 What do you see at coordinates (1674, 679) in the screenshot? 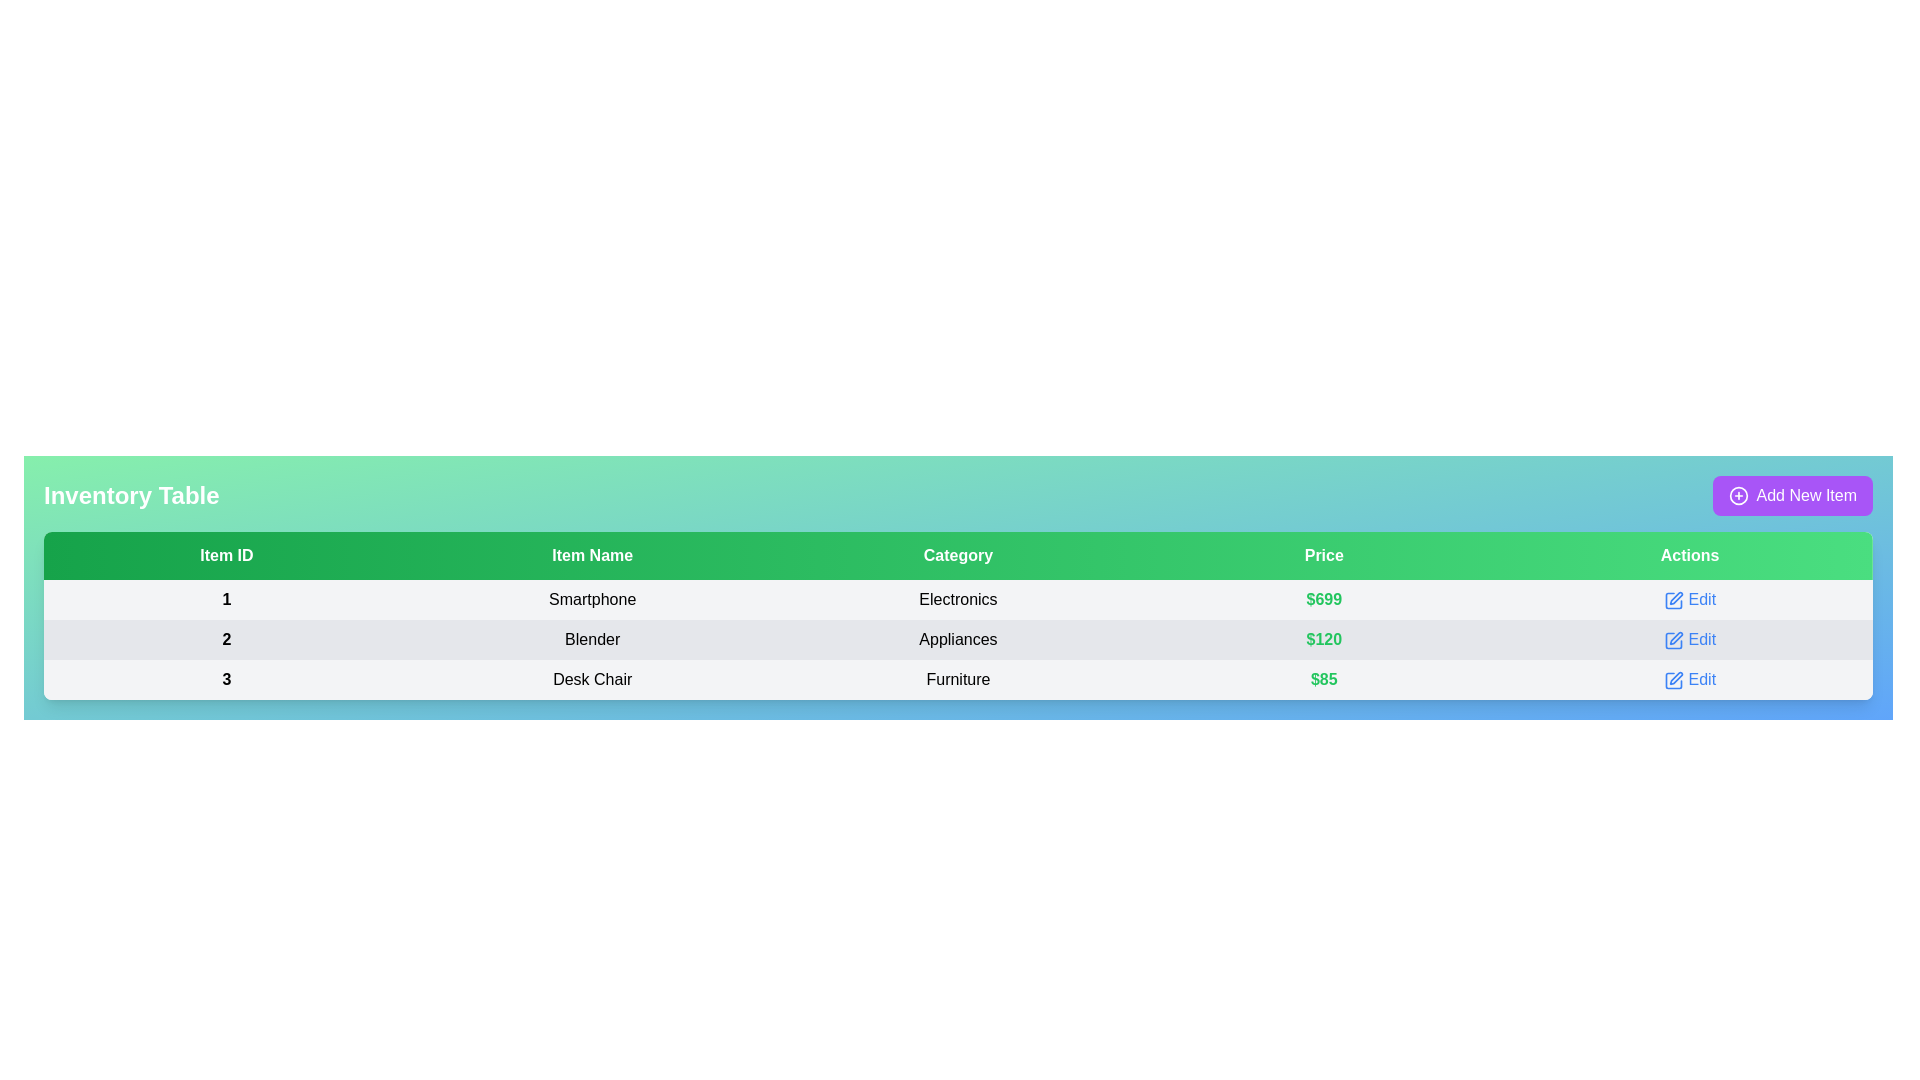
I see `the edit icon in the 'Actions' column of the third row in the table, which allows users to modify details when clicked` at bounding box center [1674, 679].